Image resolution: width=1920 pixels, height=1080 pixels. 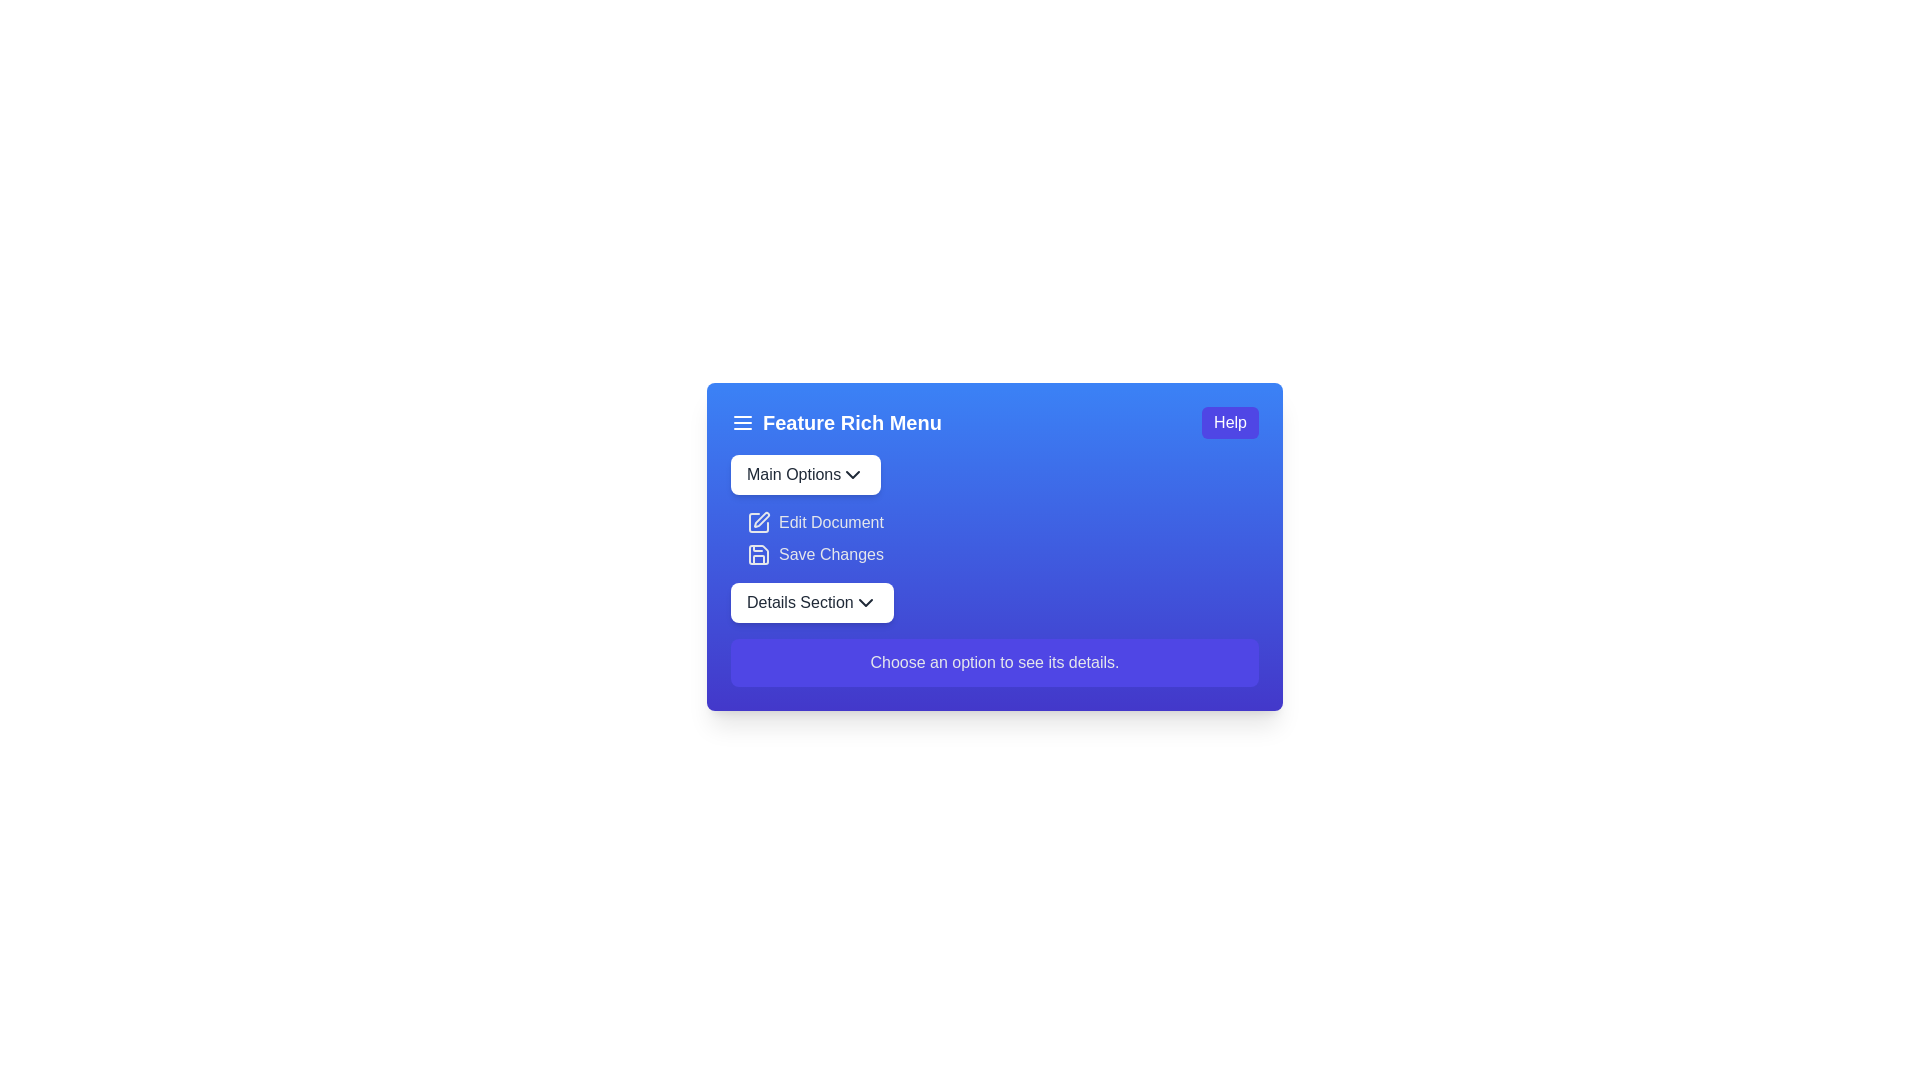 What do you see at coordinates (757, 555) in the screenshot?
I see `the floppy disk icon located to the right of the 'Save Changes' label in the 'Feature Rich Menu' section` at bounding box center [757, 555].